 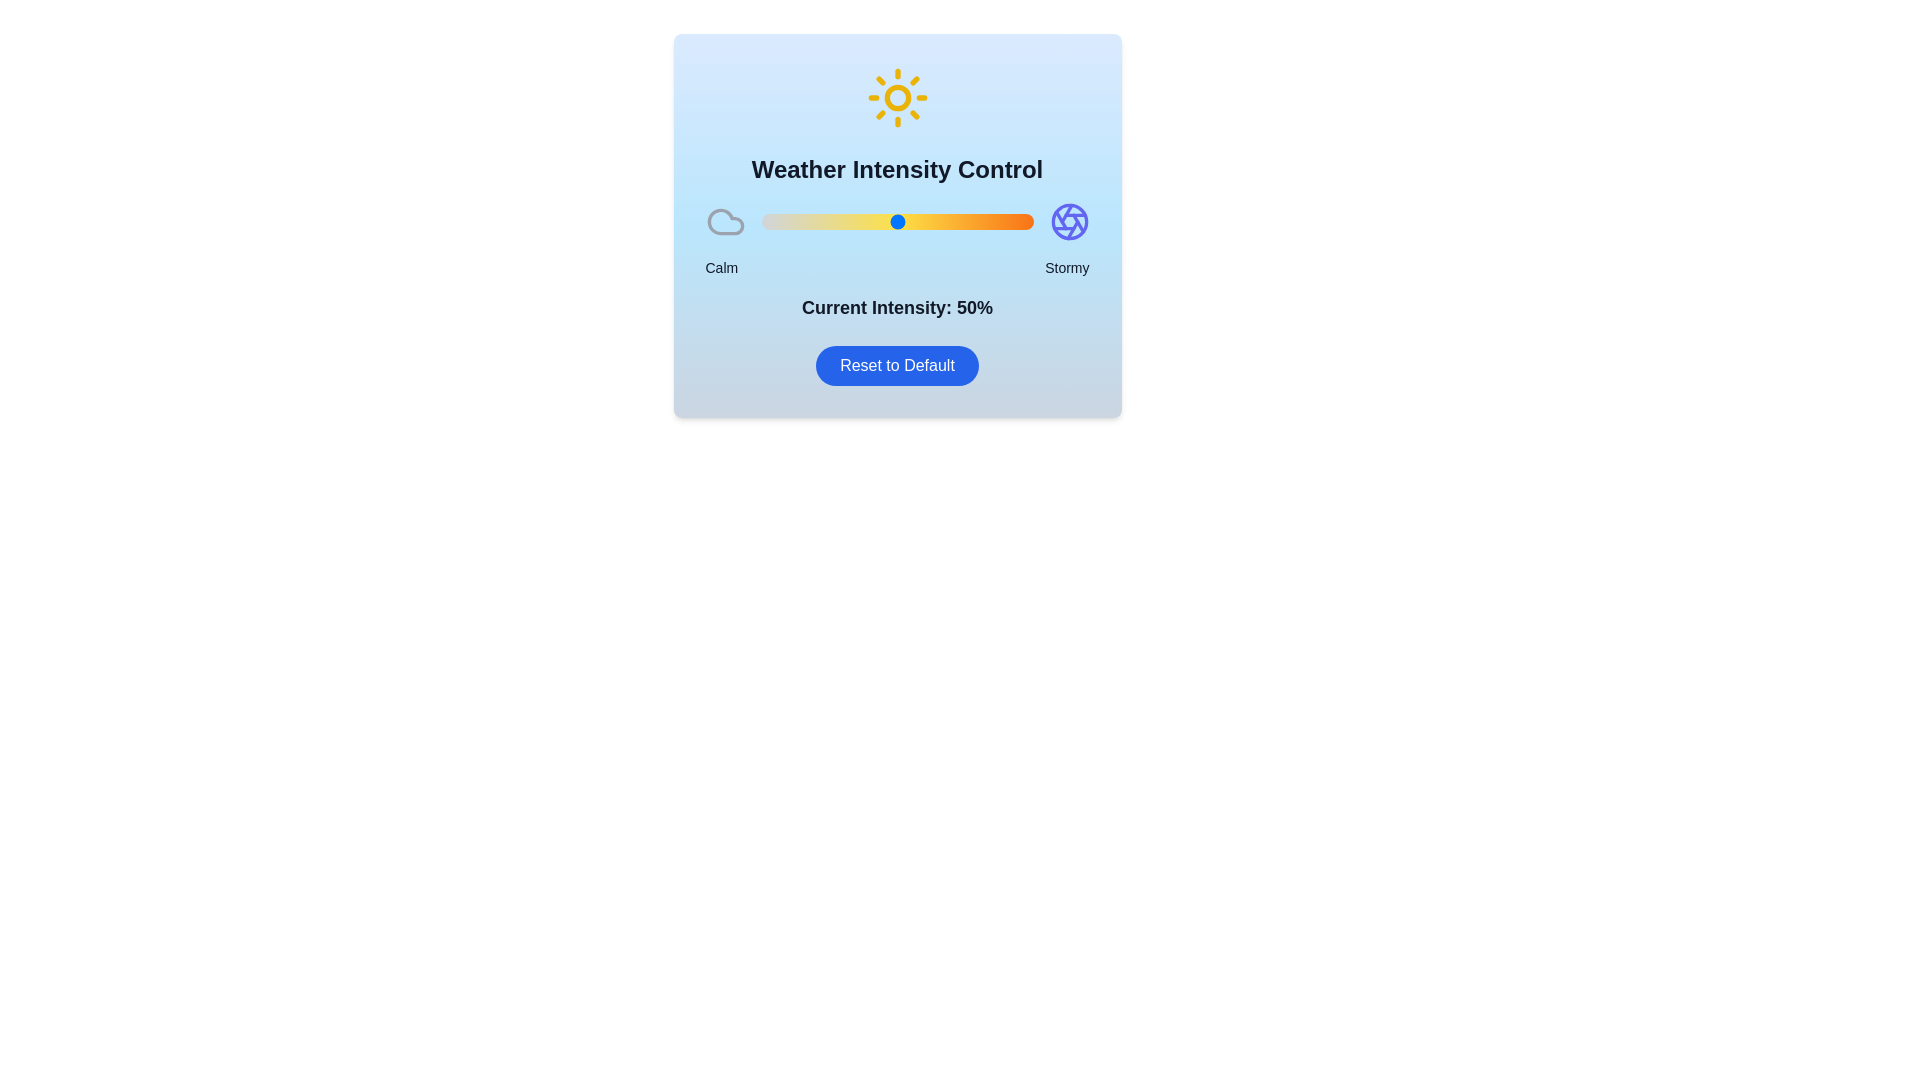 I want to click on the text displaying the current intensity value, so click(x=896, y=308).